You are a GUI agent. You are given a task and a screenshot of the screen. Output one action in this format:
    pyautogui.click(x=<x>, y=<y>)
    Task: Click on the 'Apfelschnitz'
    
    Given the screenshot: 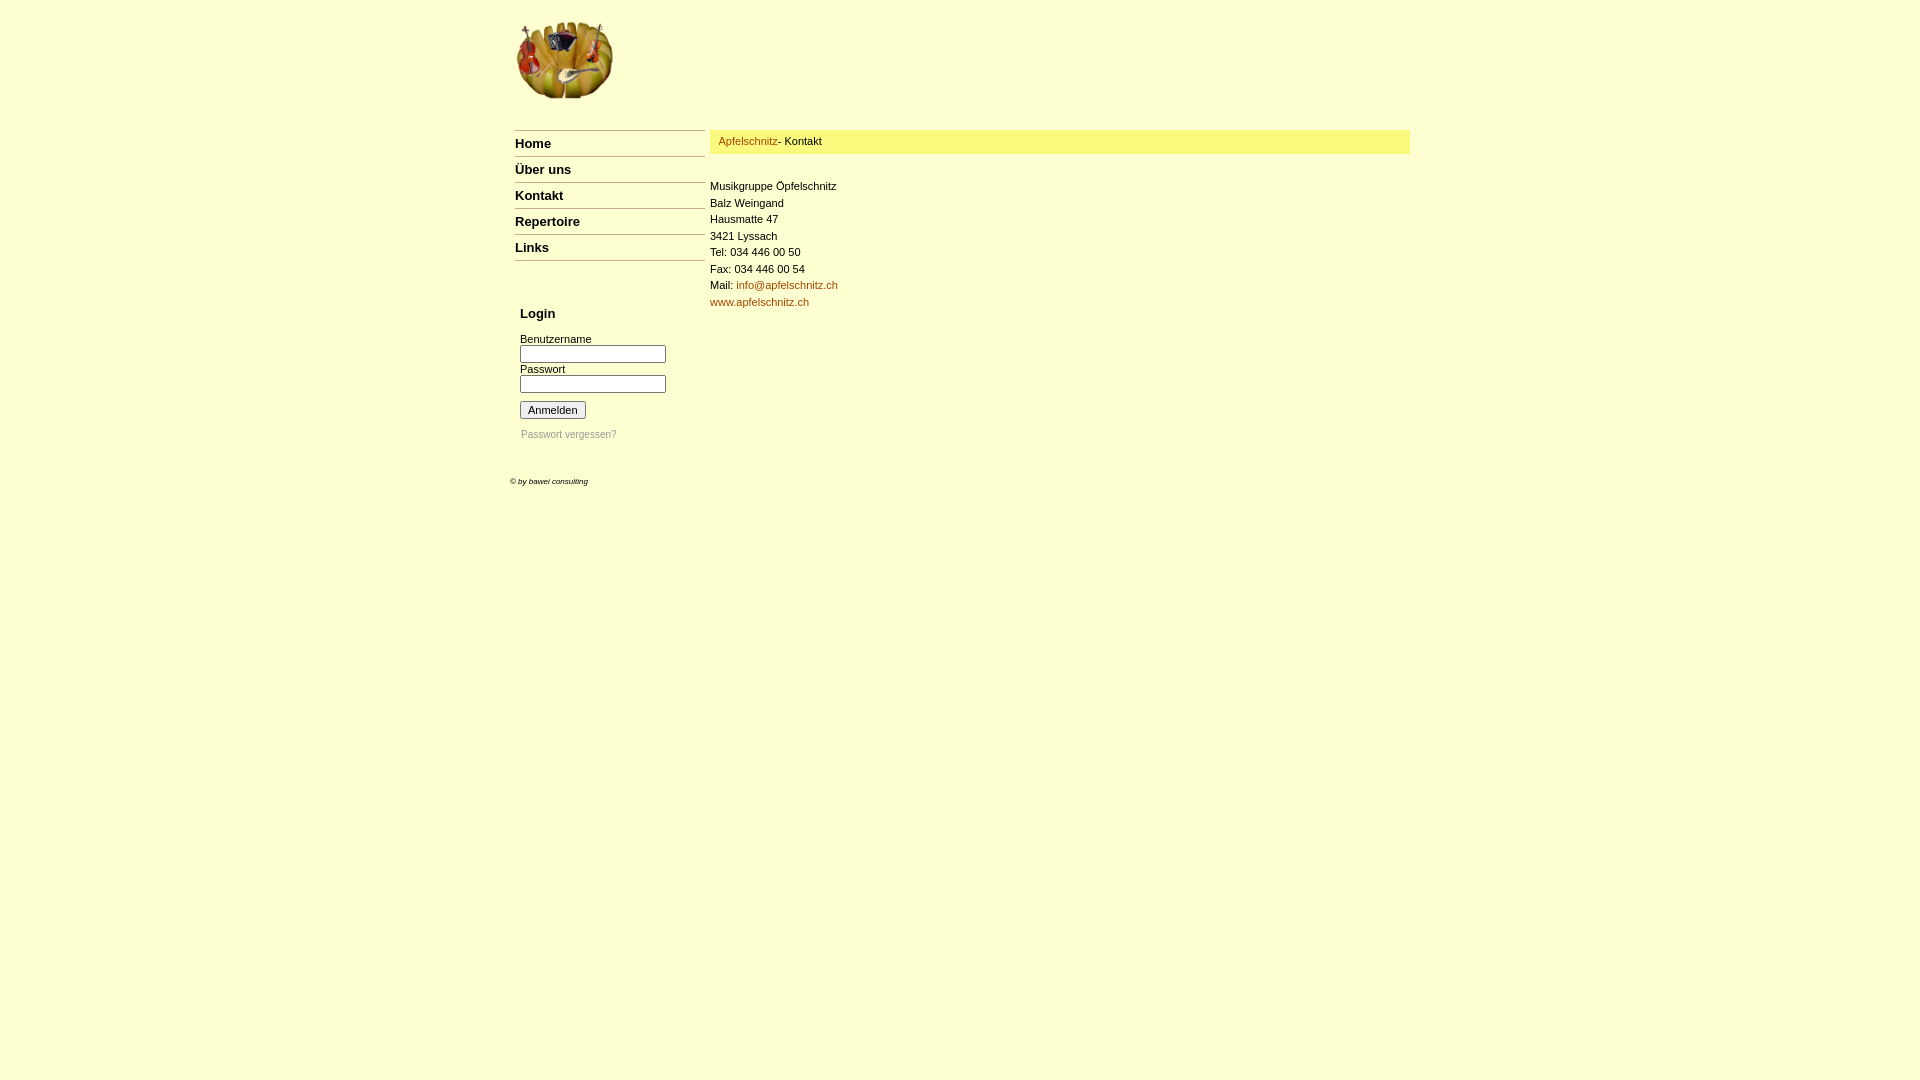 What is the action you would take?
    pyautogui.click(x=746, y=140)
    